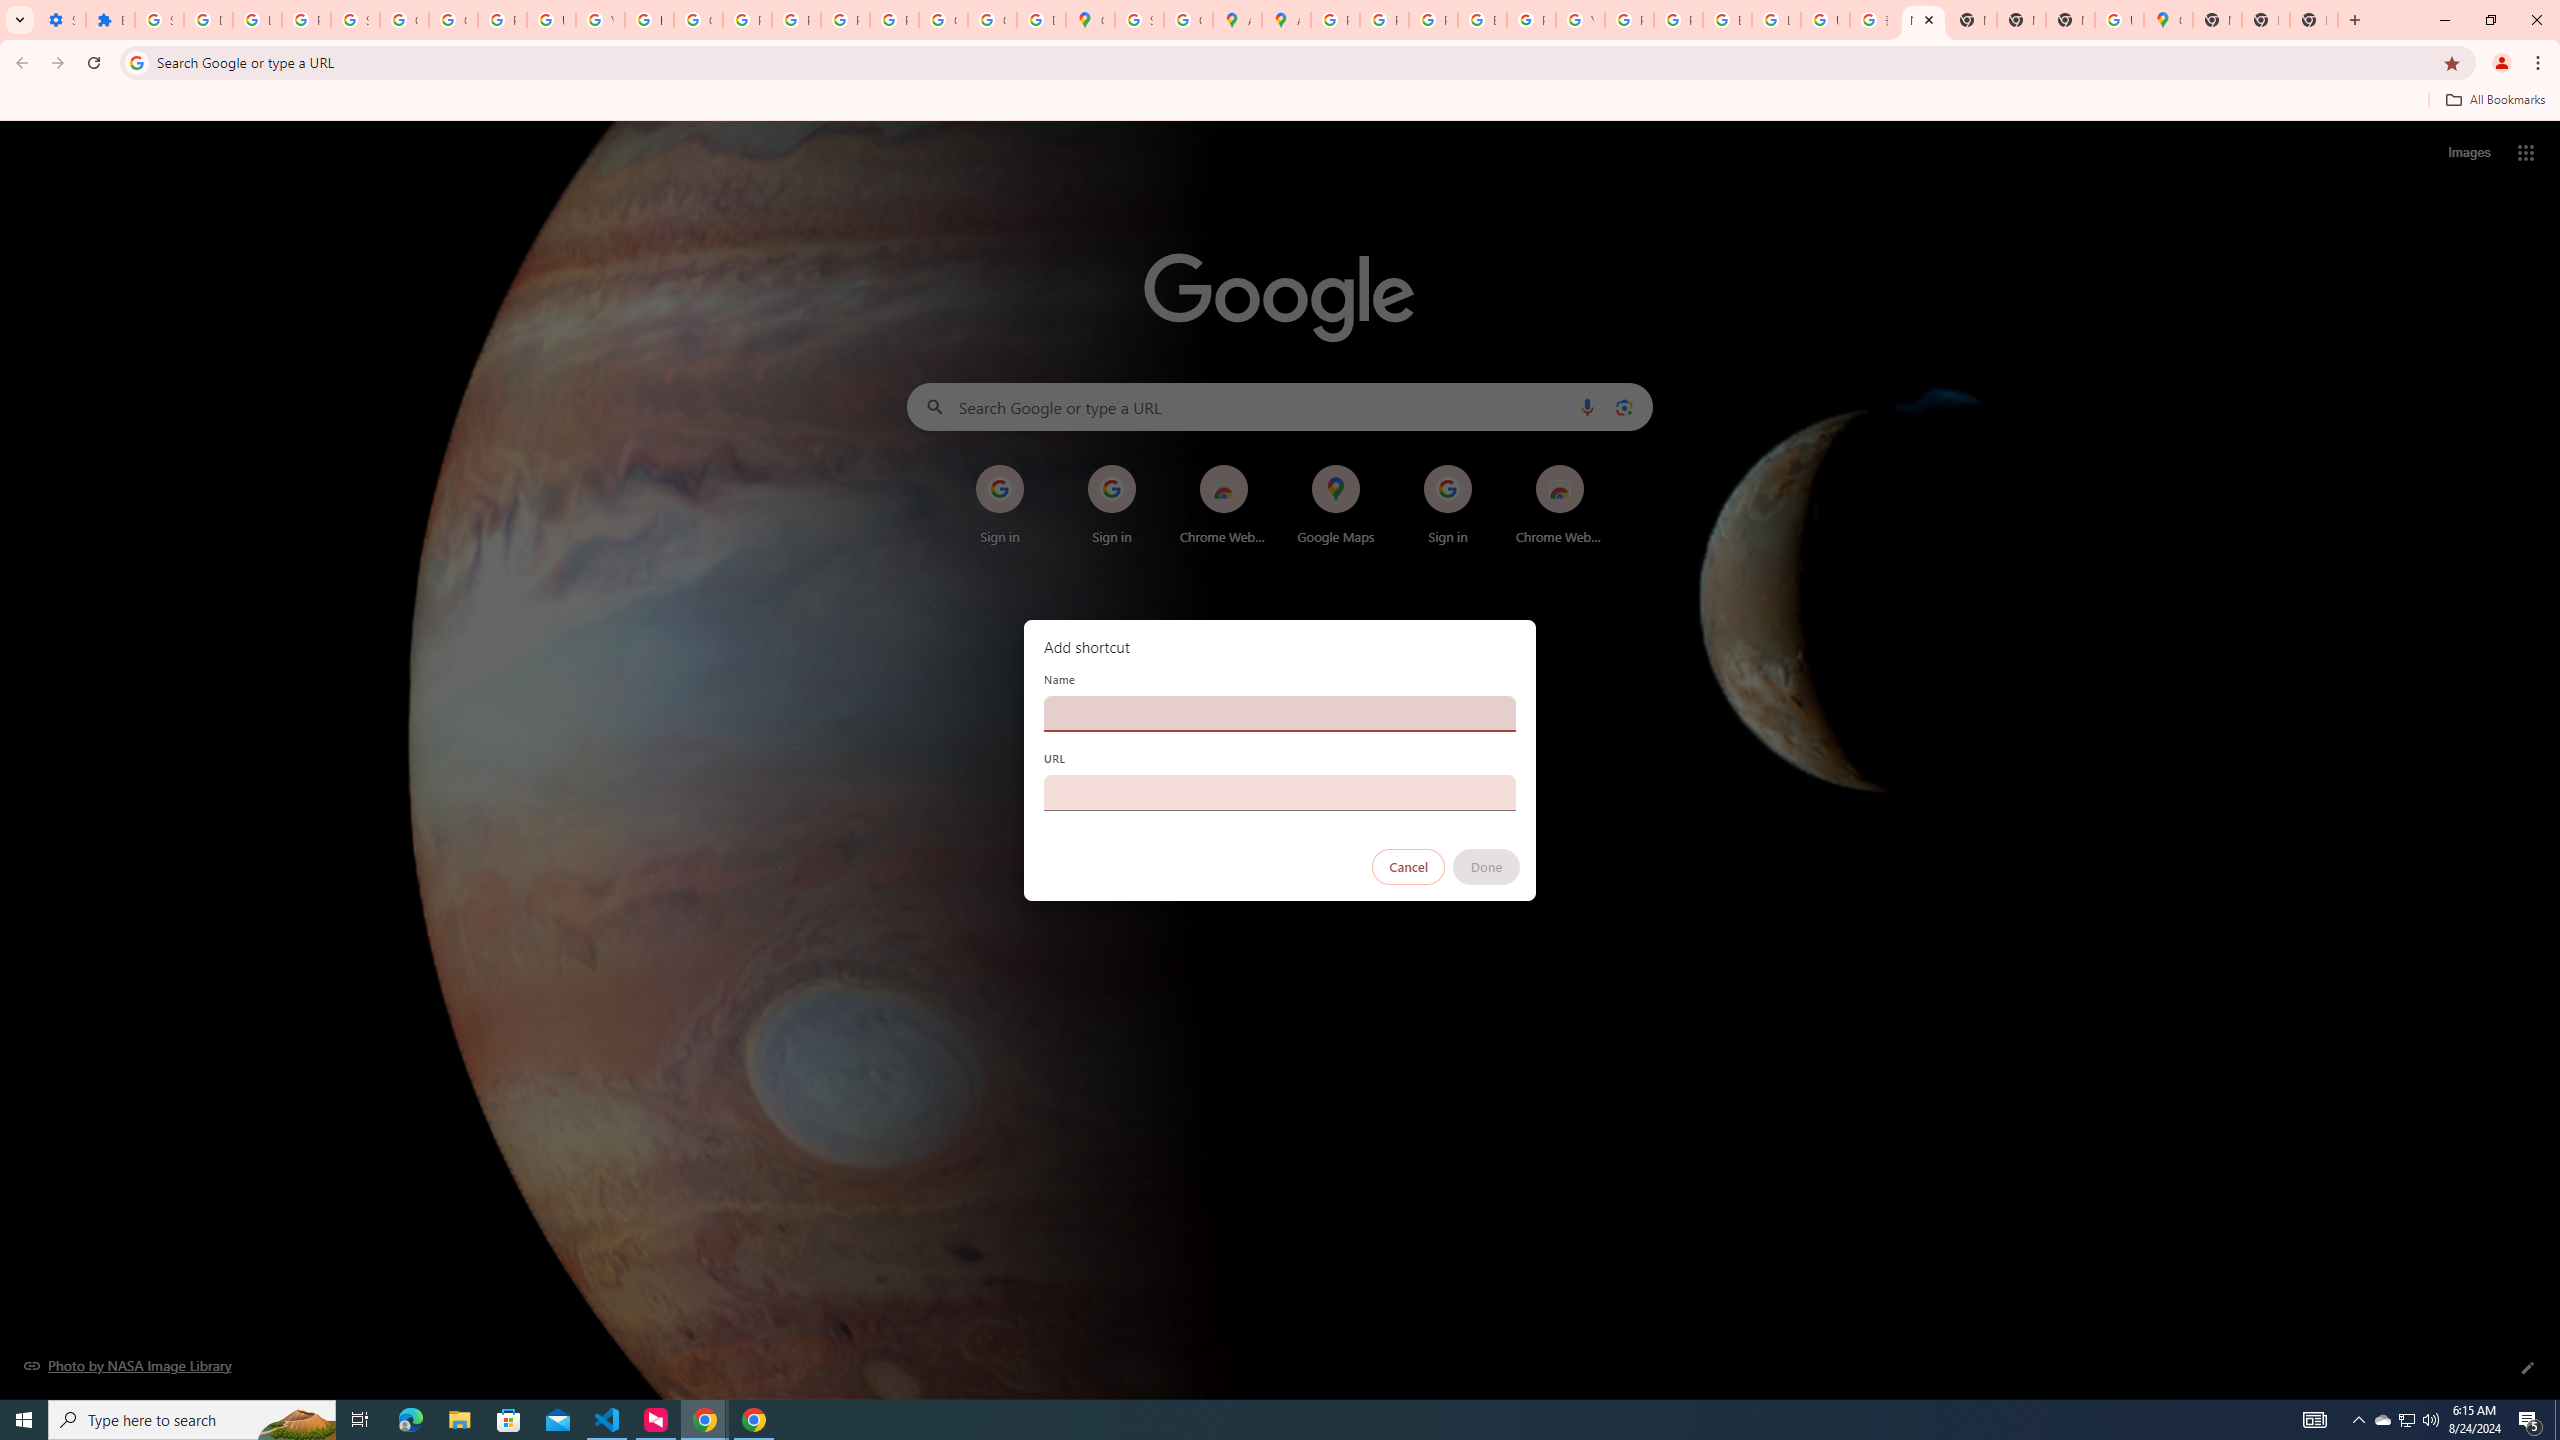 This screenshot has height=1440, width=2560. What do you see at coordinates (649, 19) in the screenshot?
I see `'https://scholar.google.com/'` at bounding box center [649, 19].